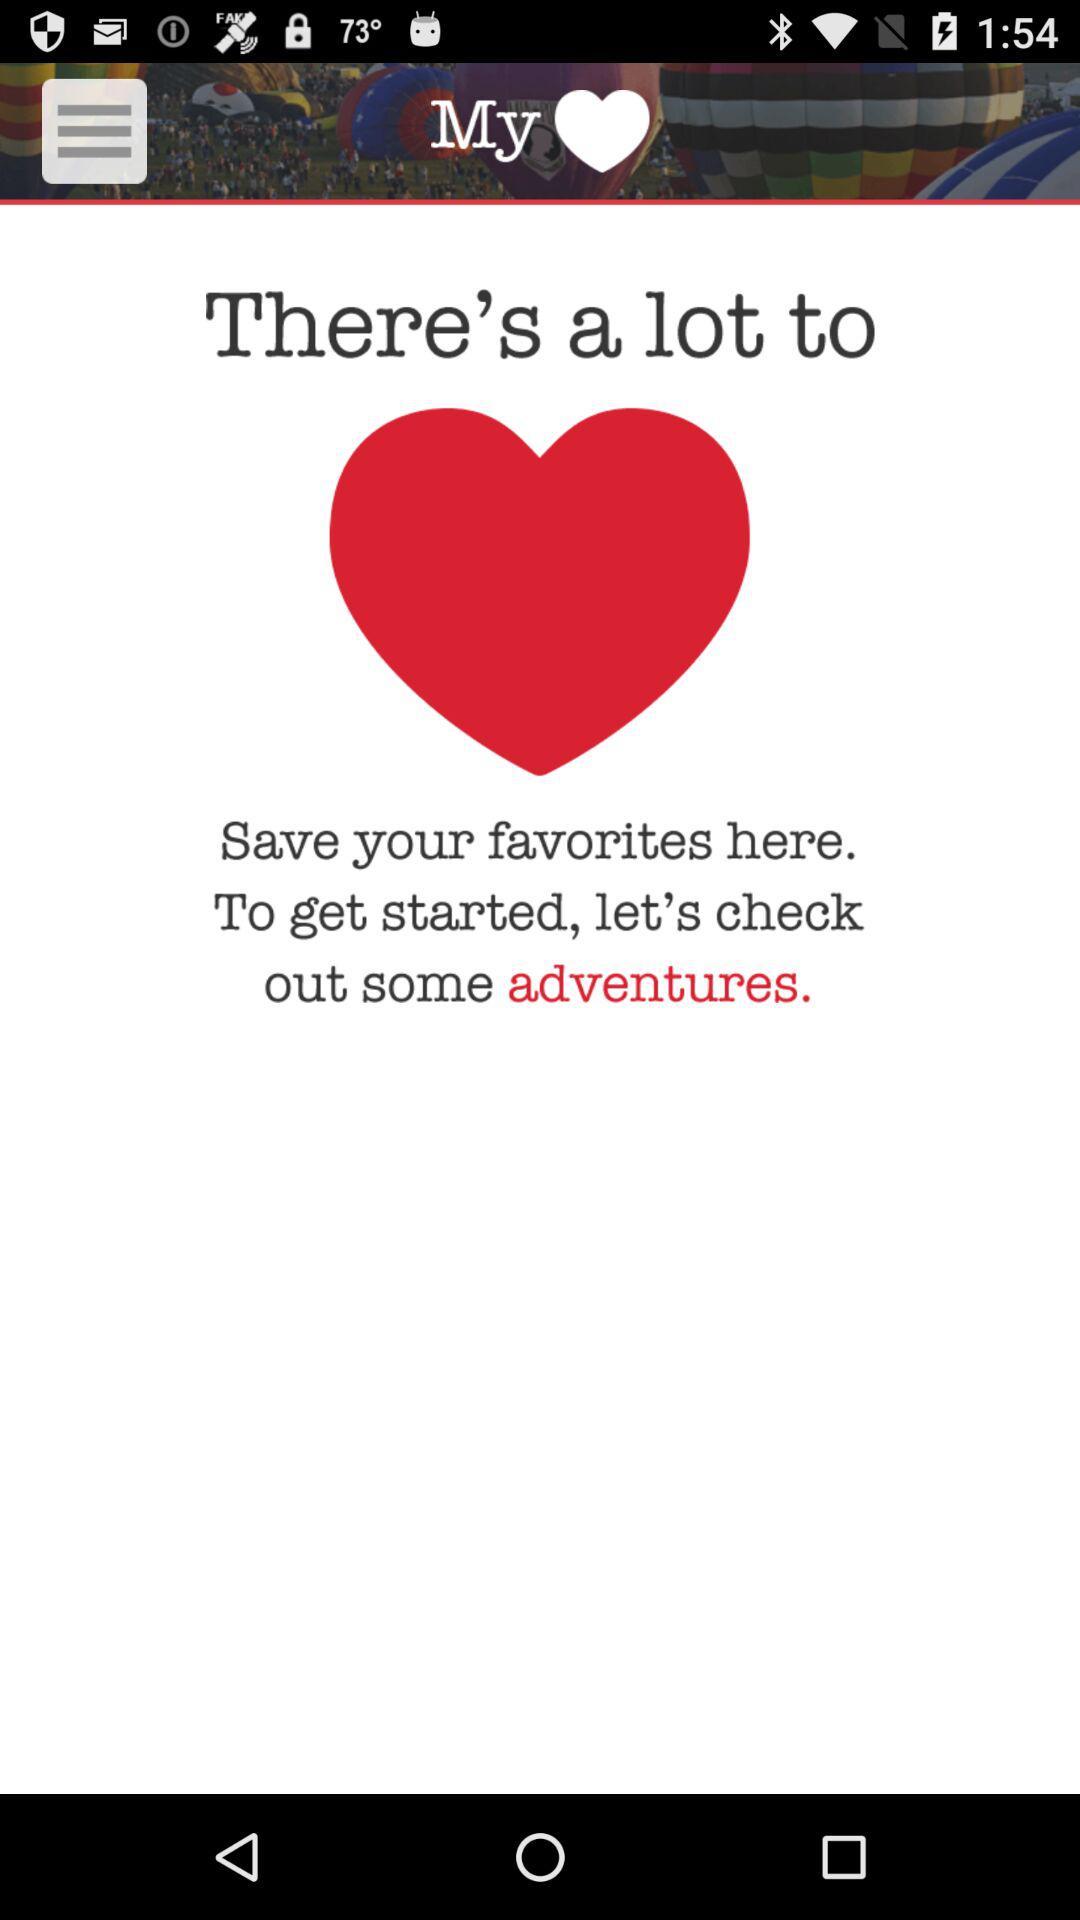 The image size is (1080, 1920). What do you see at coordinates (94, 130) in the screenshot?
I see `as list` at bounding box center [94, 130].